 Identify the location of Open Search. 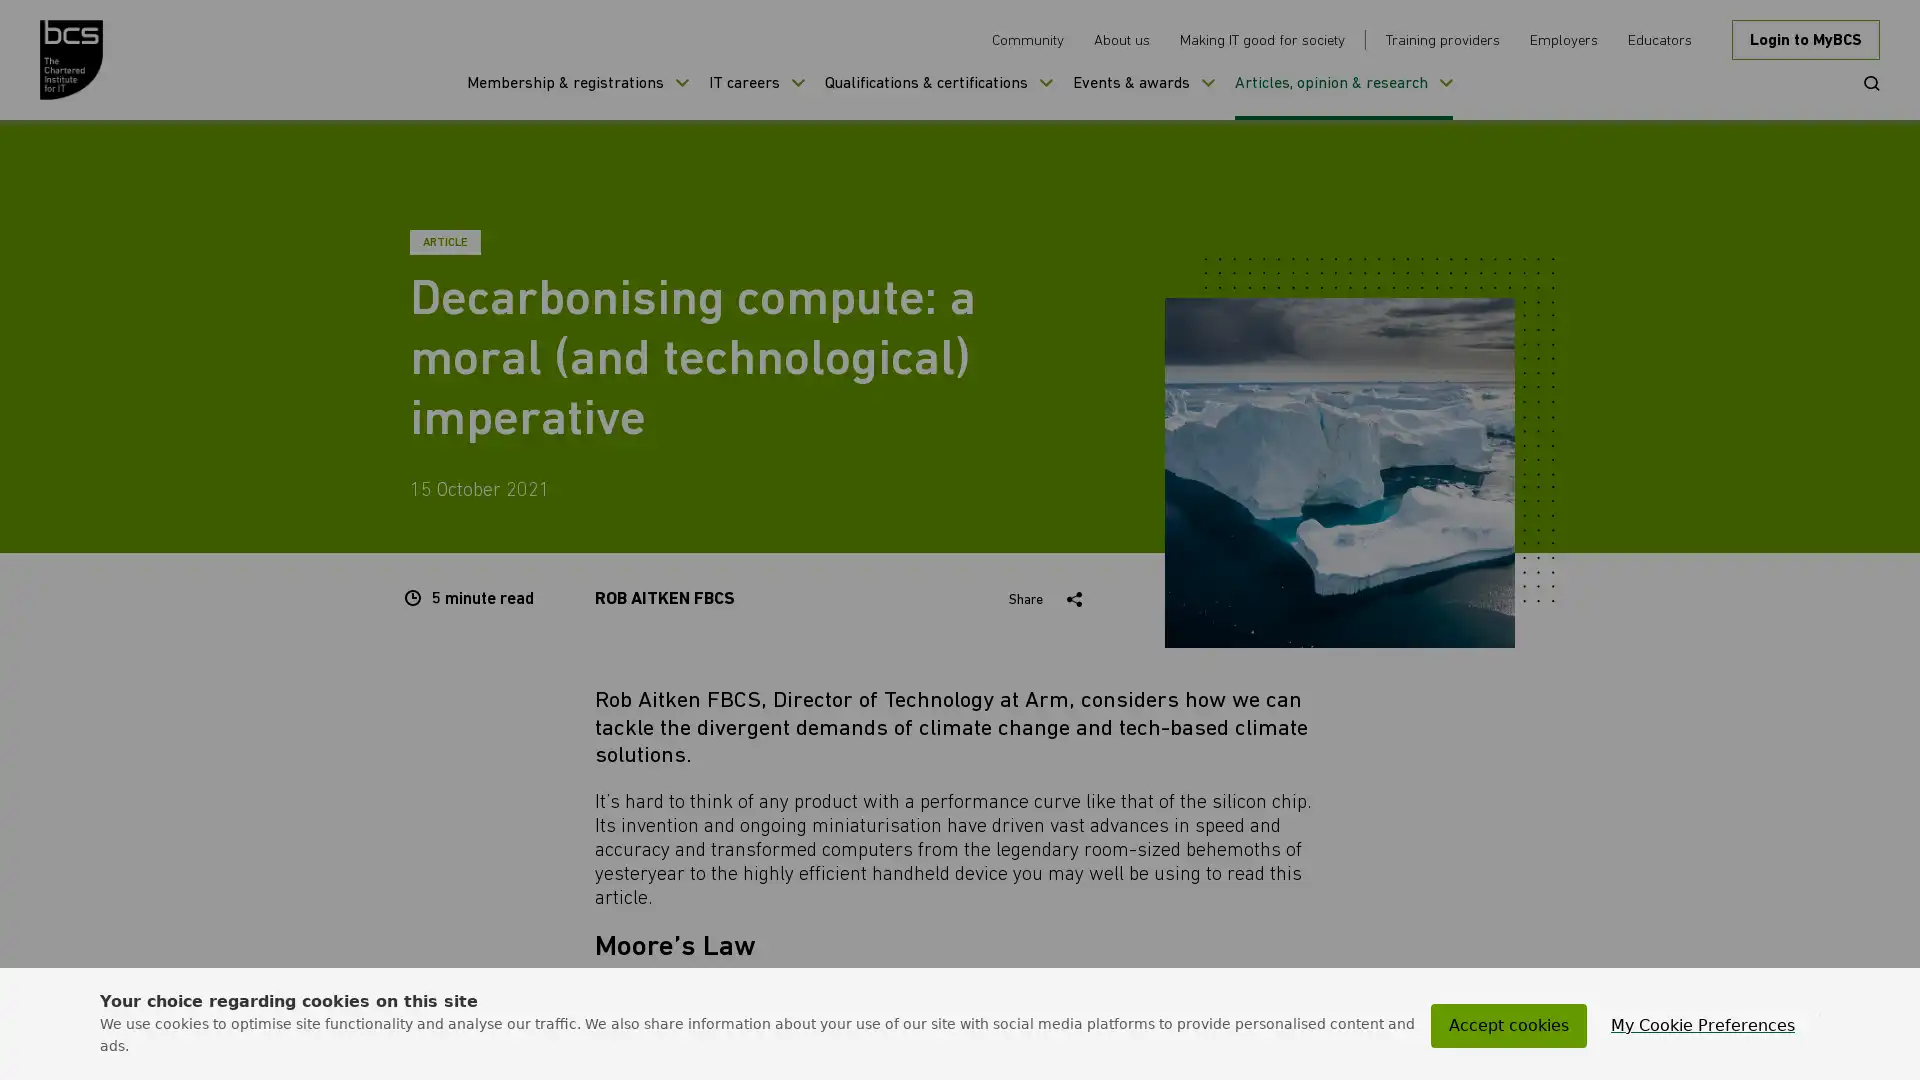
(1864, 80).